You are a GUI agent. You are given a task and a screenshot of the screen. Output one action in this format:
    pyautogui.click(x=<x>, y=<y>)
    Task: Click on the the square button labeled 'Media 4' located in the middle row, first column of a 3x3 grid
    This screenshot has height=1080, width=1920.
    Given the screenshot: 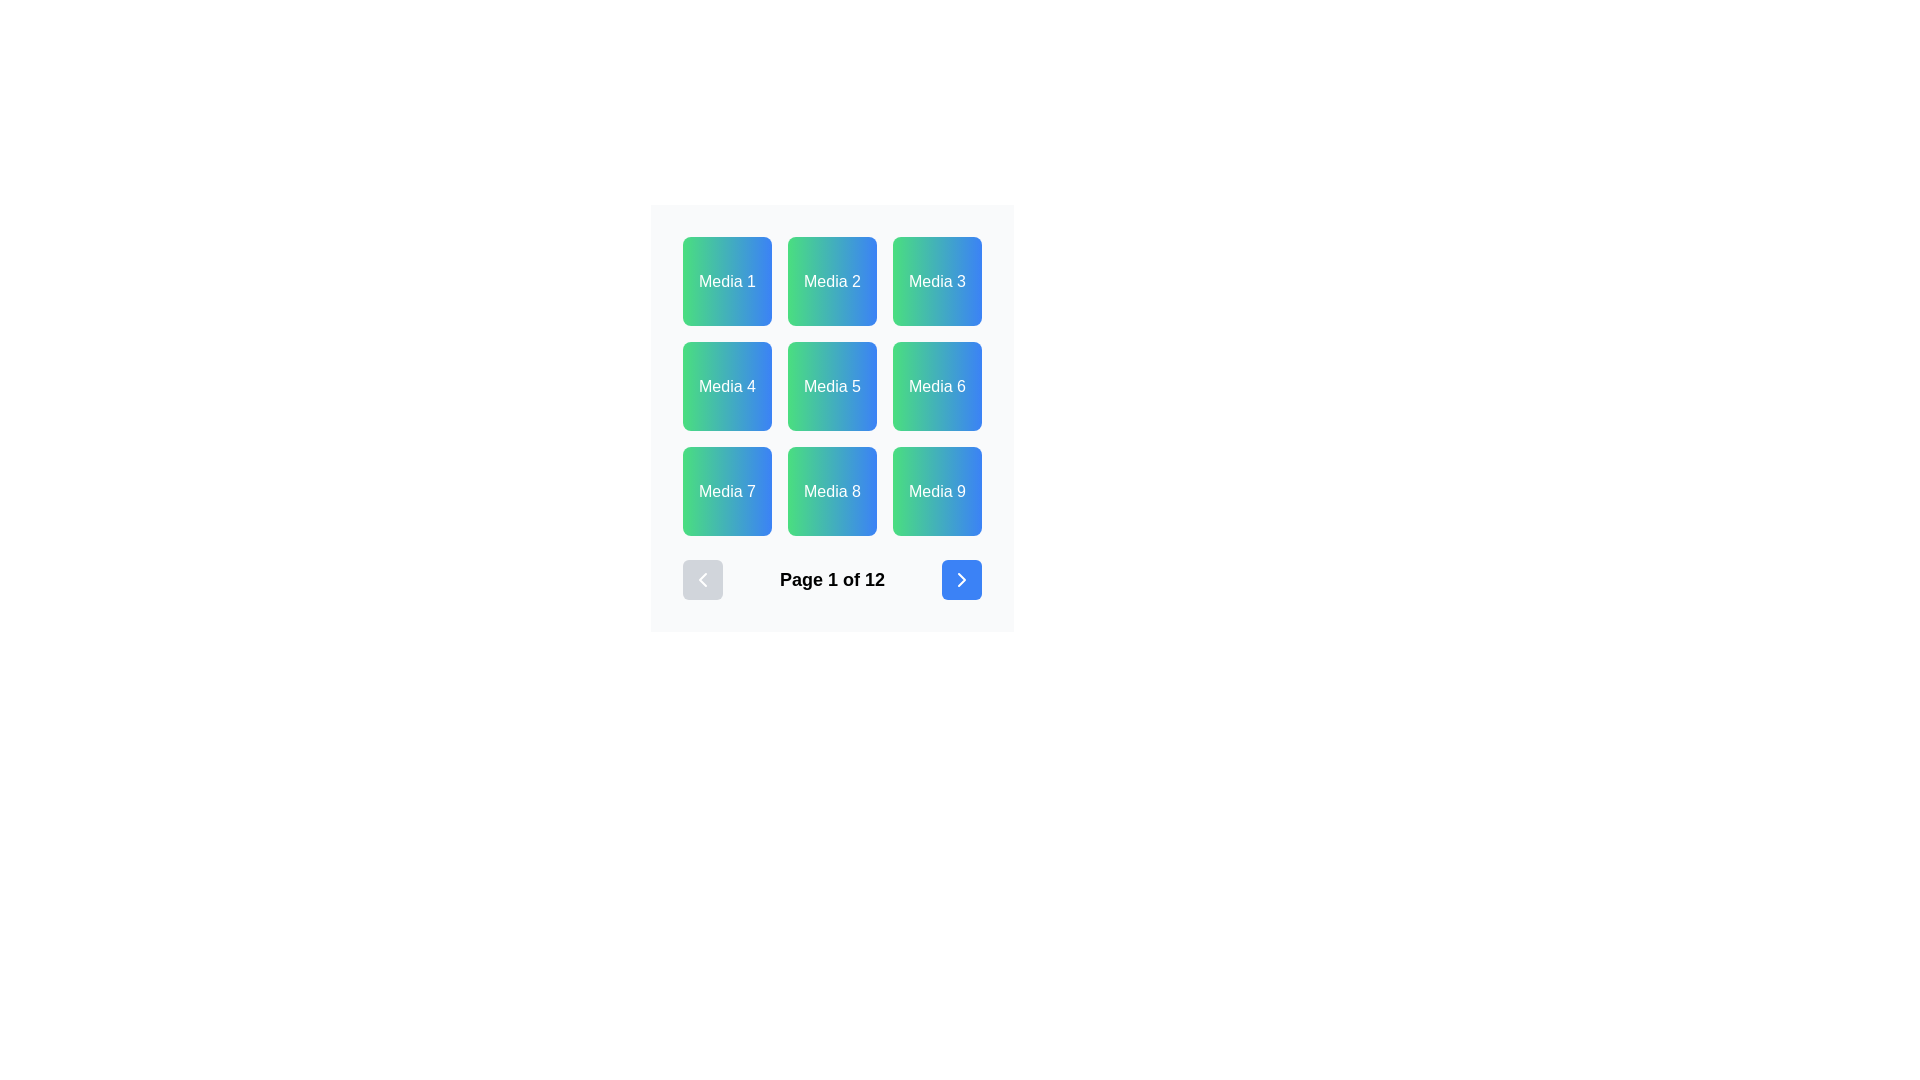 What is the action you would take?
    pyautogui.click(x=726, y=386)
    